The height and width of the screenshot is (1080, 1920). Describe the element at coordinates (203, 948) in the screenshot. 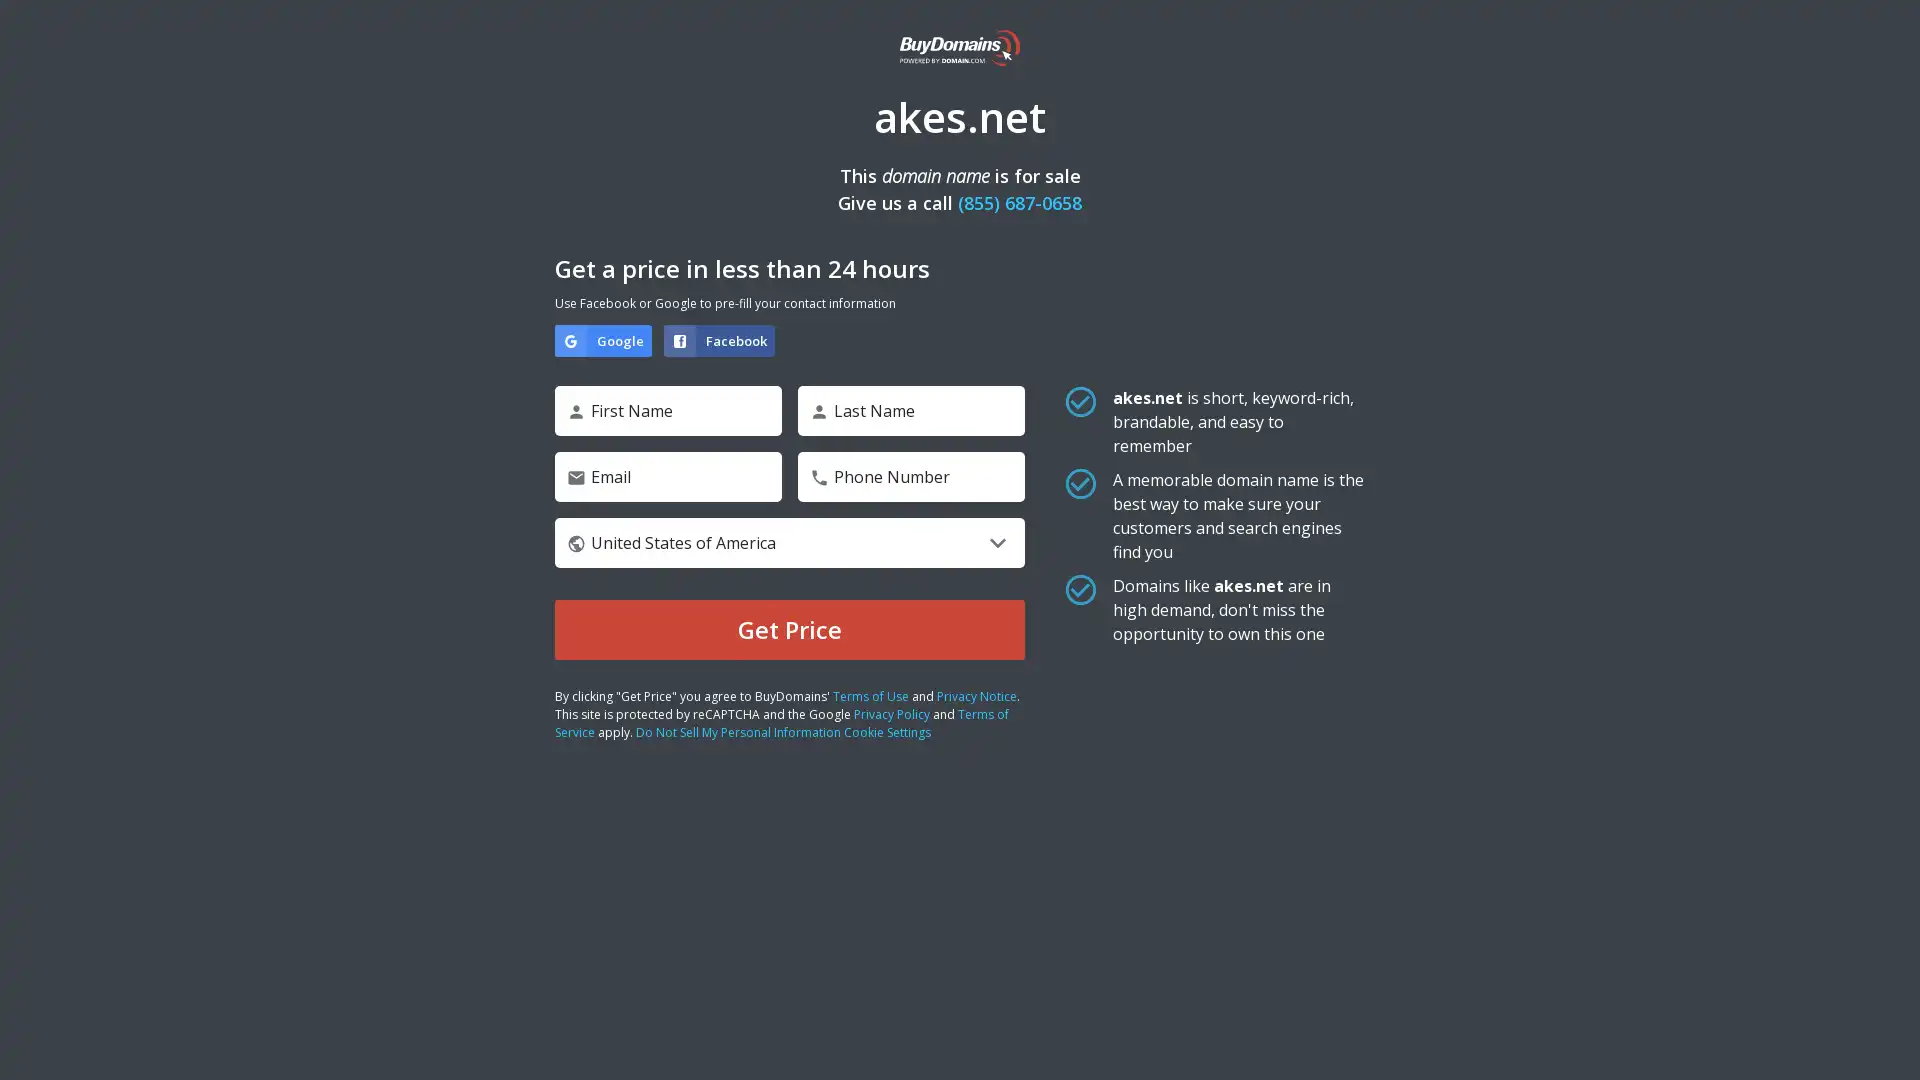

I see `Got It` at that location.